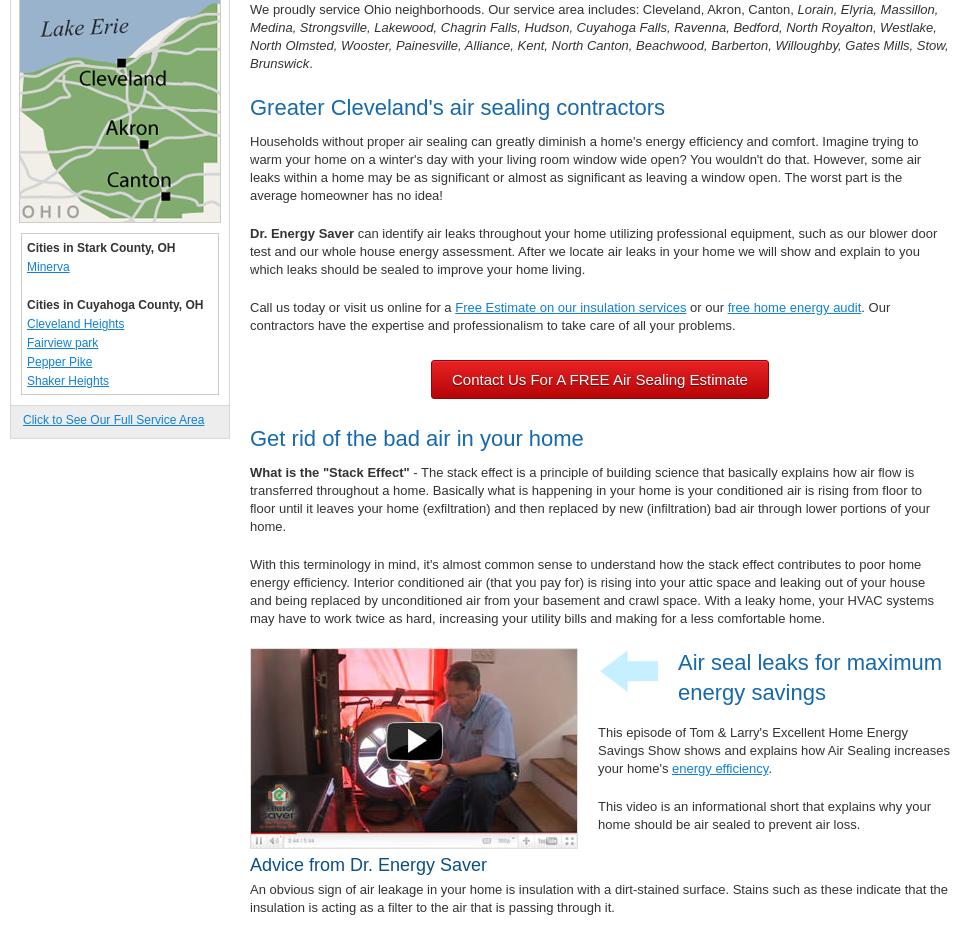  I want to click on 'Our Locations:', so click(66, 418).